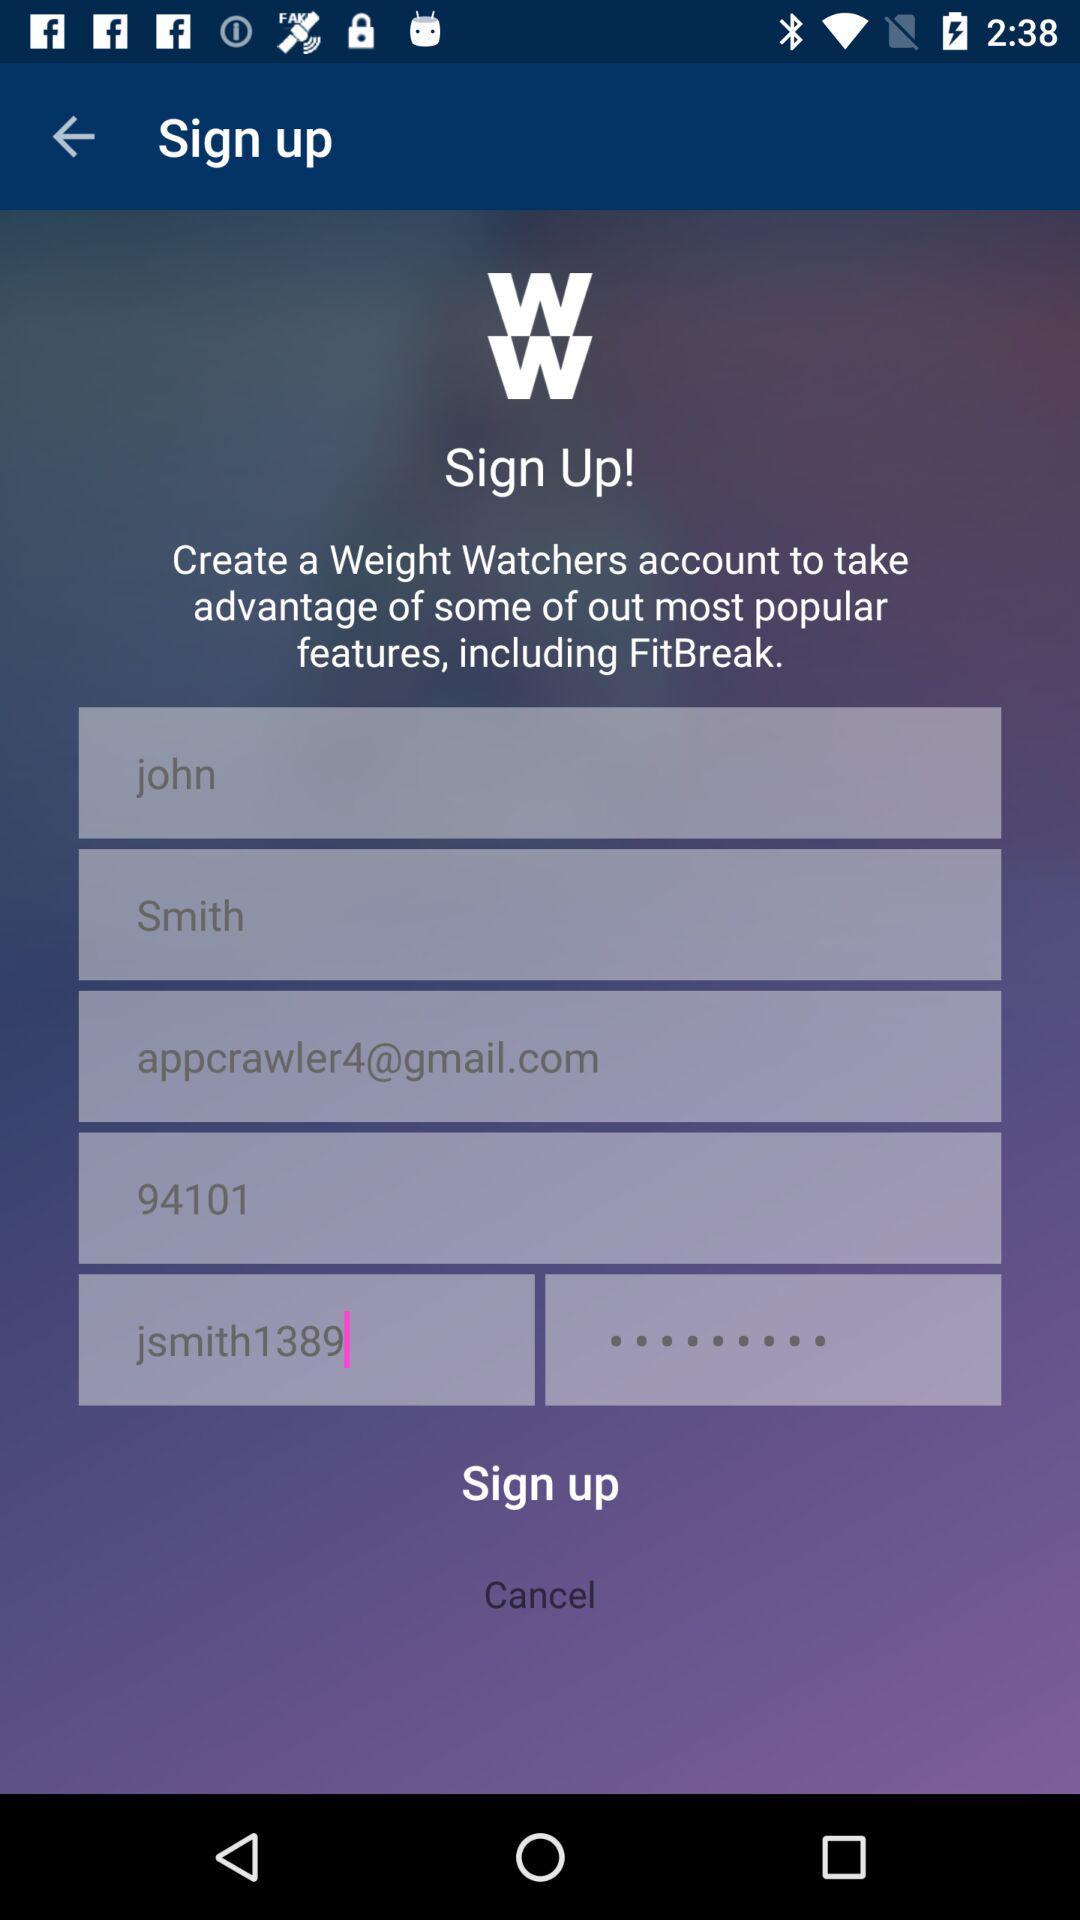 The width and height of the screenshot is (1080, 1920). I want to click on the 94101, so click(540, 1198).